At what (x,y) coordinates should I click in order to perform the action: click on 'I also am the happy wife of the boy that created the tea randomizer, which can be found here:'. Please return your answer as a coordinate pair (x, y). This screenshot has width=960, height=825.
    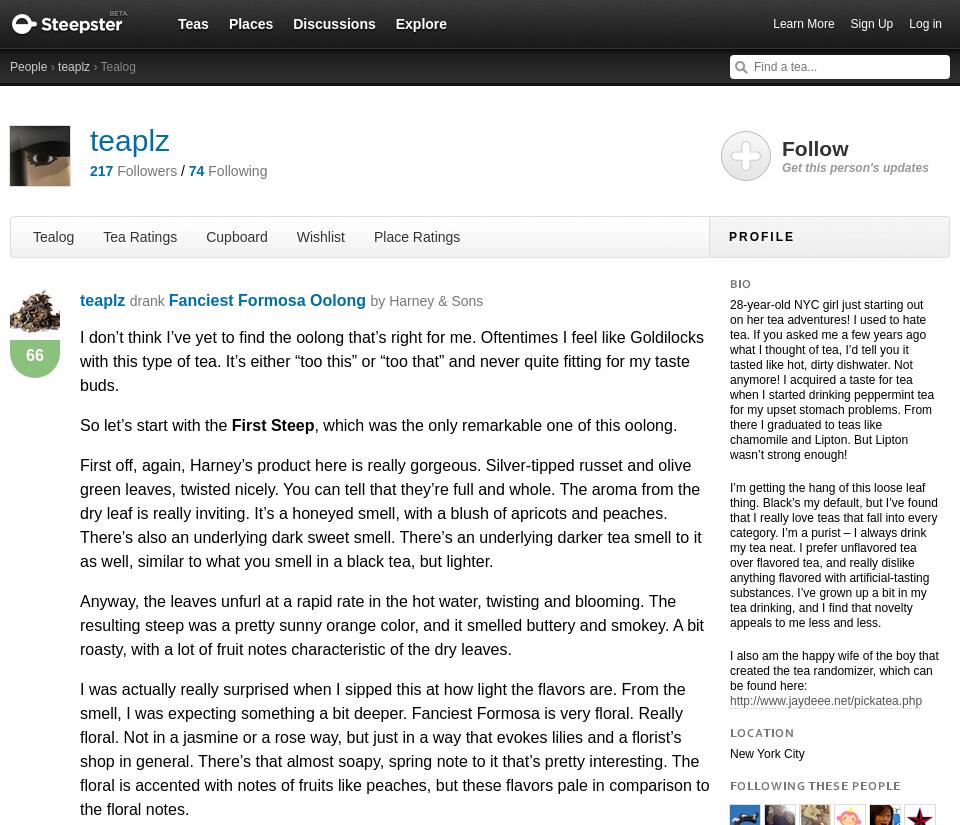
    Looking at the image, I should click on (728, 670).